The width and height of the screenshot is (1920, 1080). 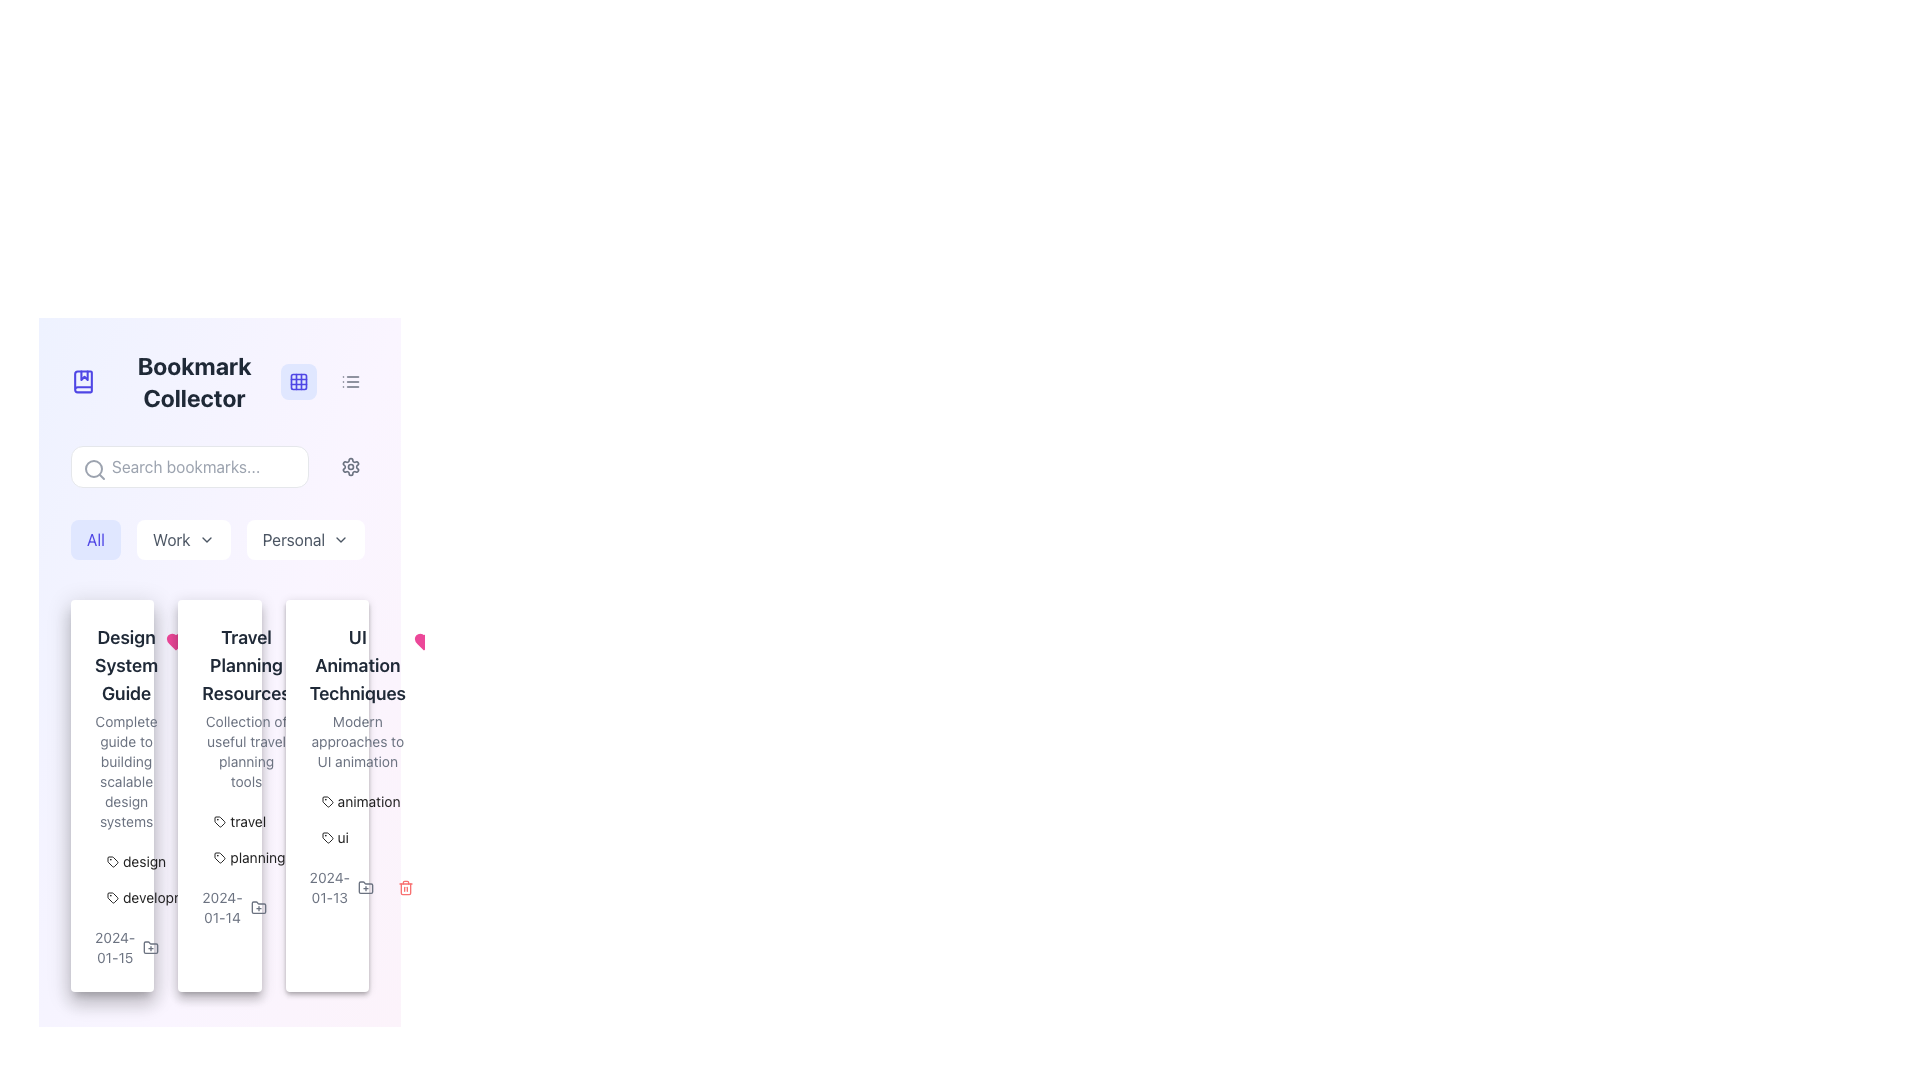 I want to click on the folder icon with a plus symbol located at the bottom-right of the 'UI Animation Techniques' content card, so click(x=365, y=886).